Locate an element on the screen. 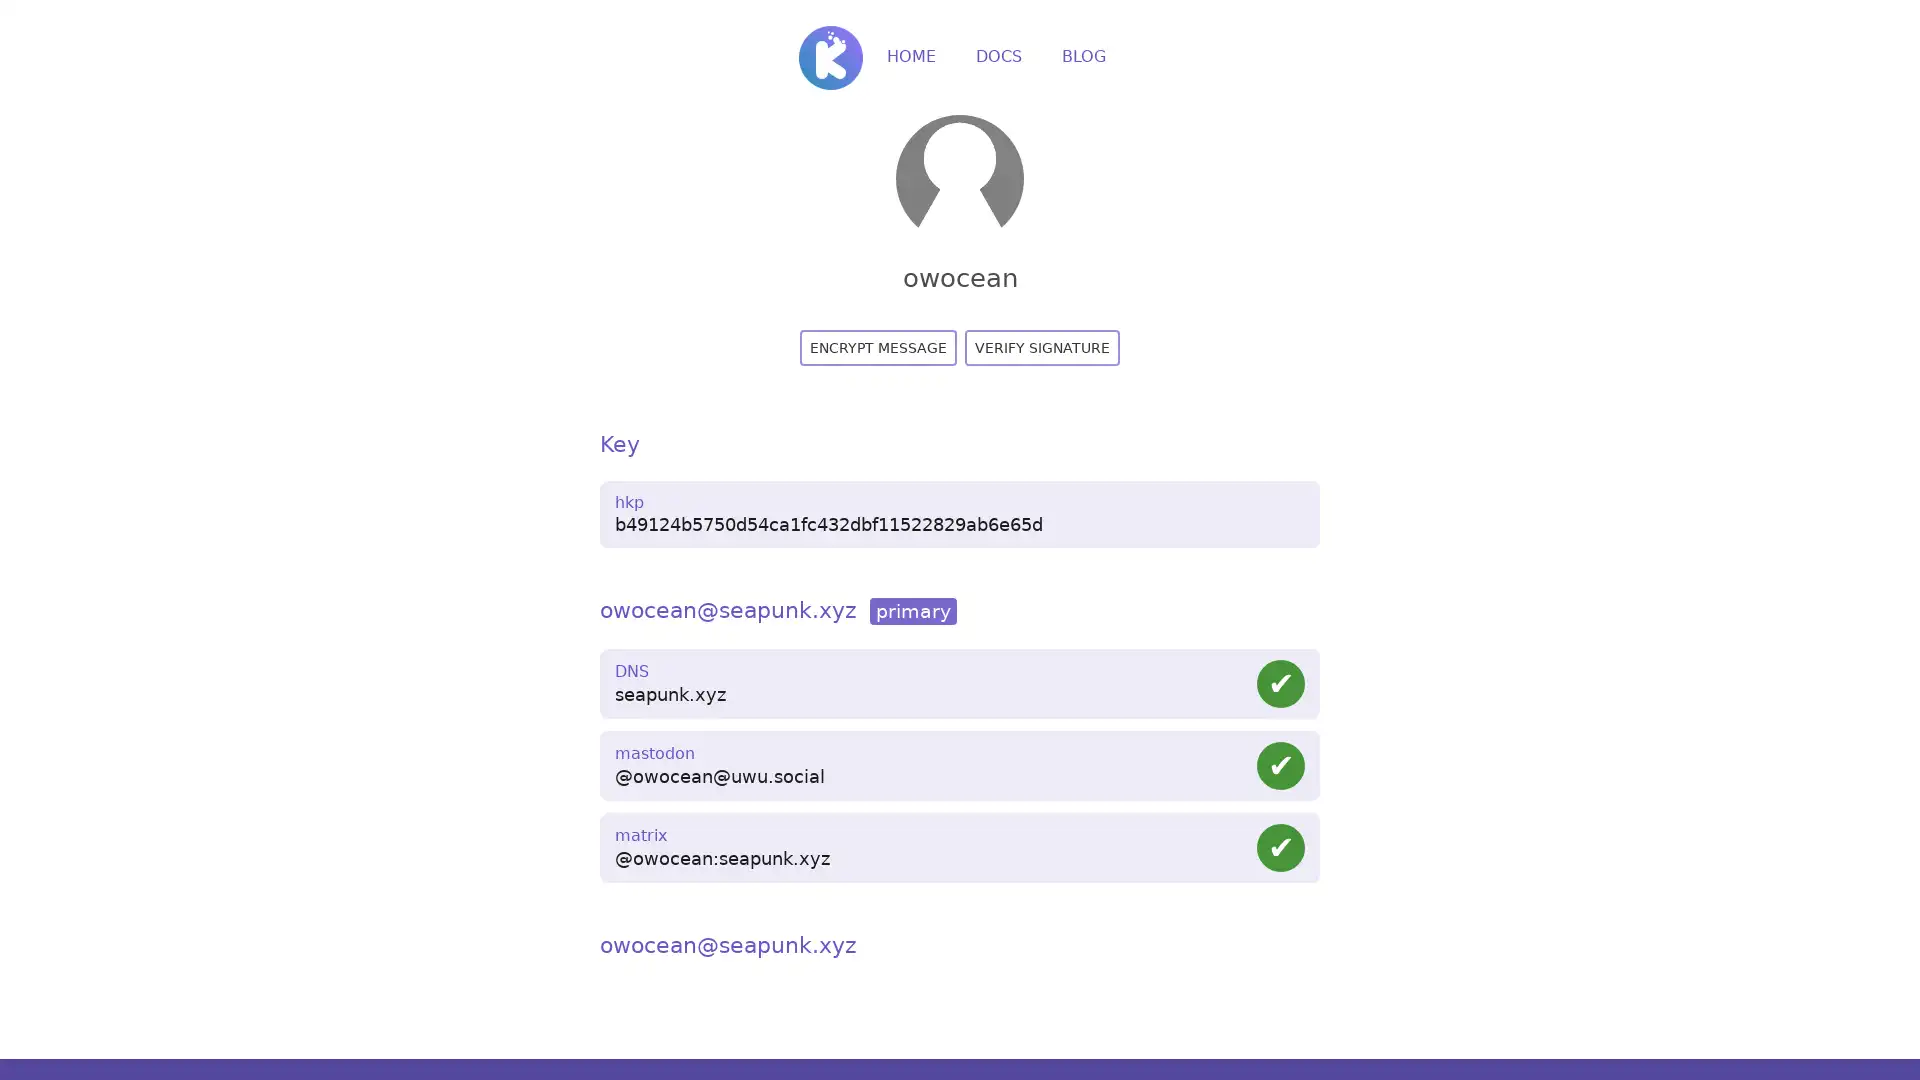 This screenshot has width=1920, height=1080. VERIFY SIGNATURE is located at coordinates (1041, 346).